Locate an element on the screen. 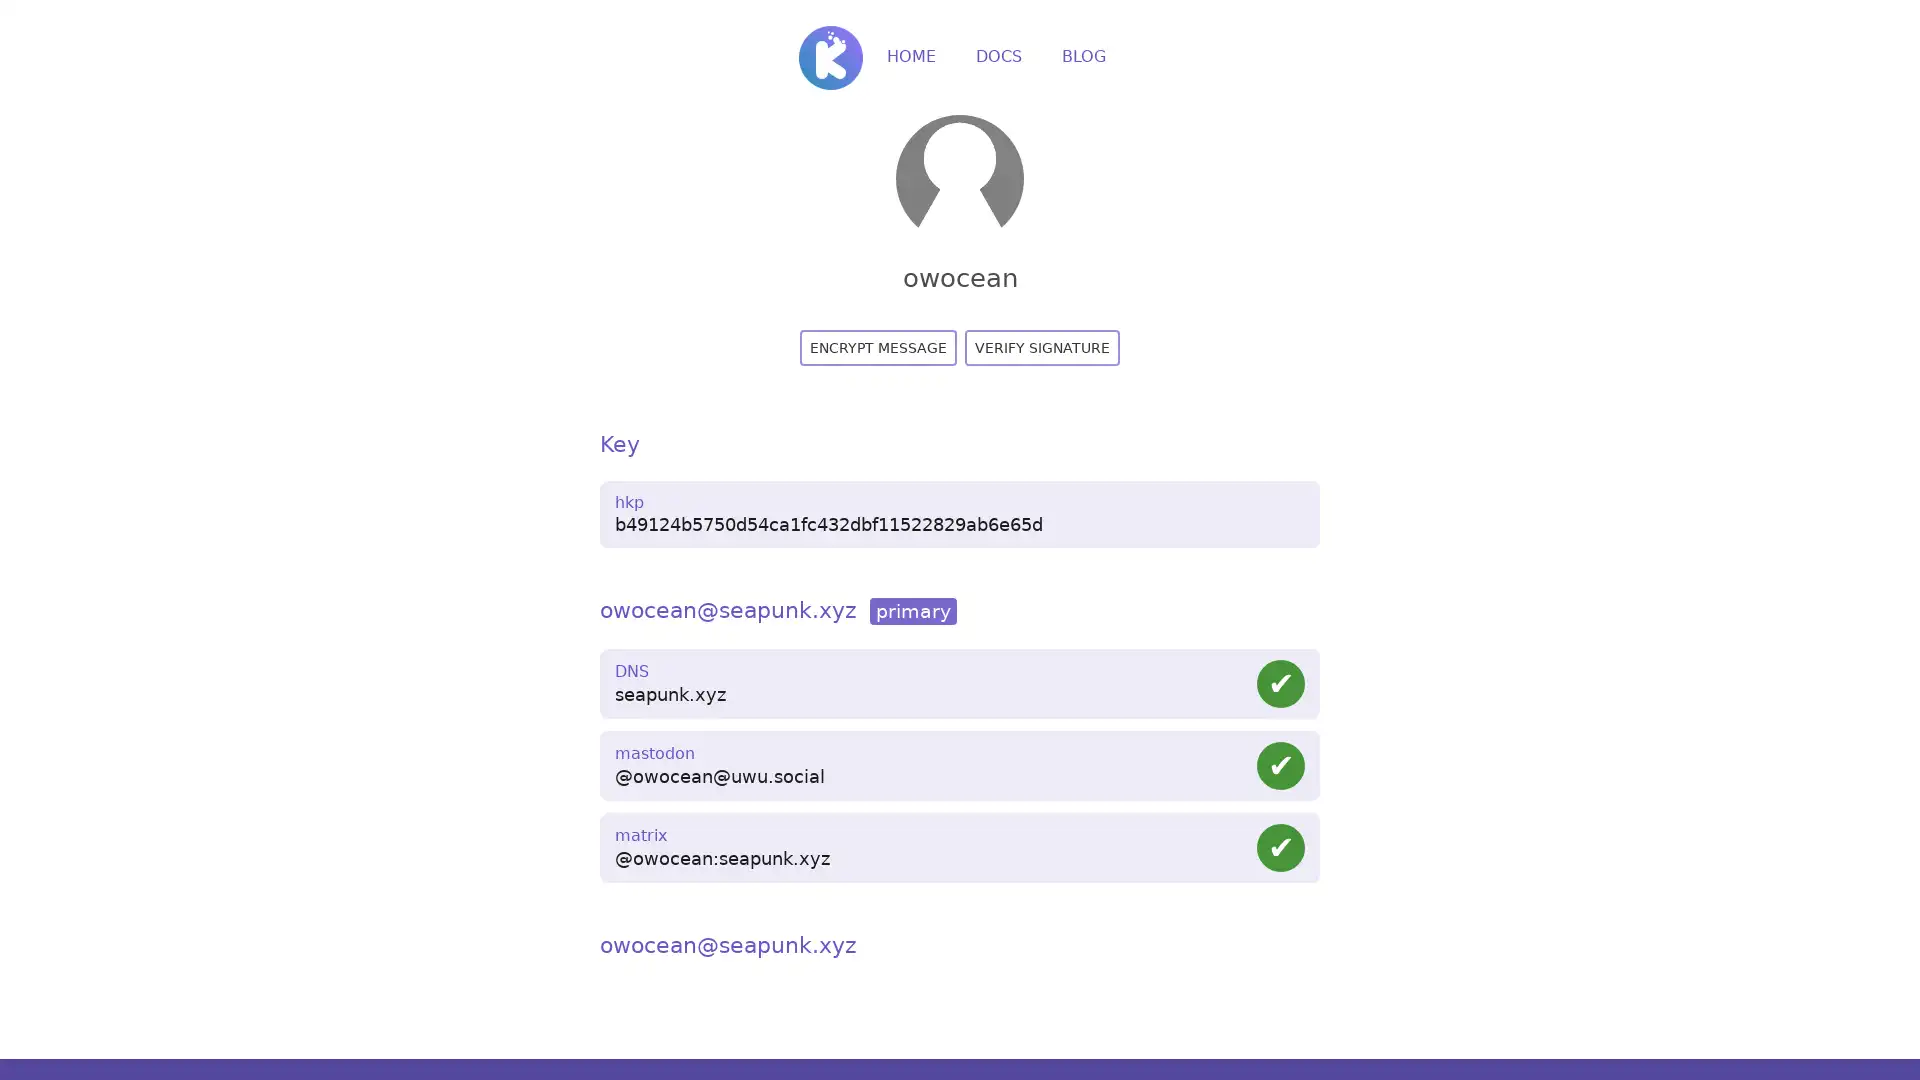 This screenshot has width=1920, height=1080. VERIFY SIGNATURE is located at coordinates (1041, 346).